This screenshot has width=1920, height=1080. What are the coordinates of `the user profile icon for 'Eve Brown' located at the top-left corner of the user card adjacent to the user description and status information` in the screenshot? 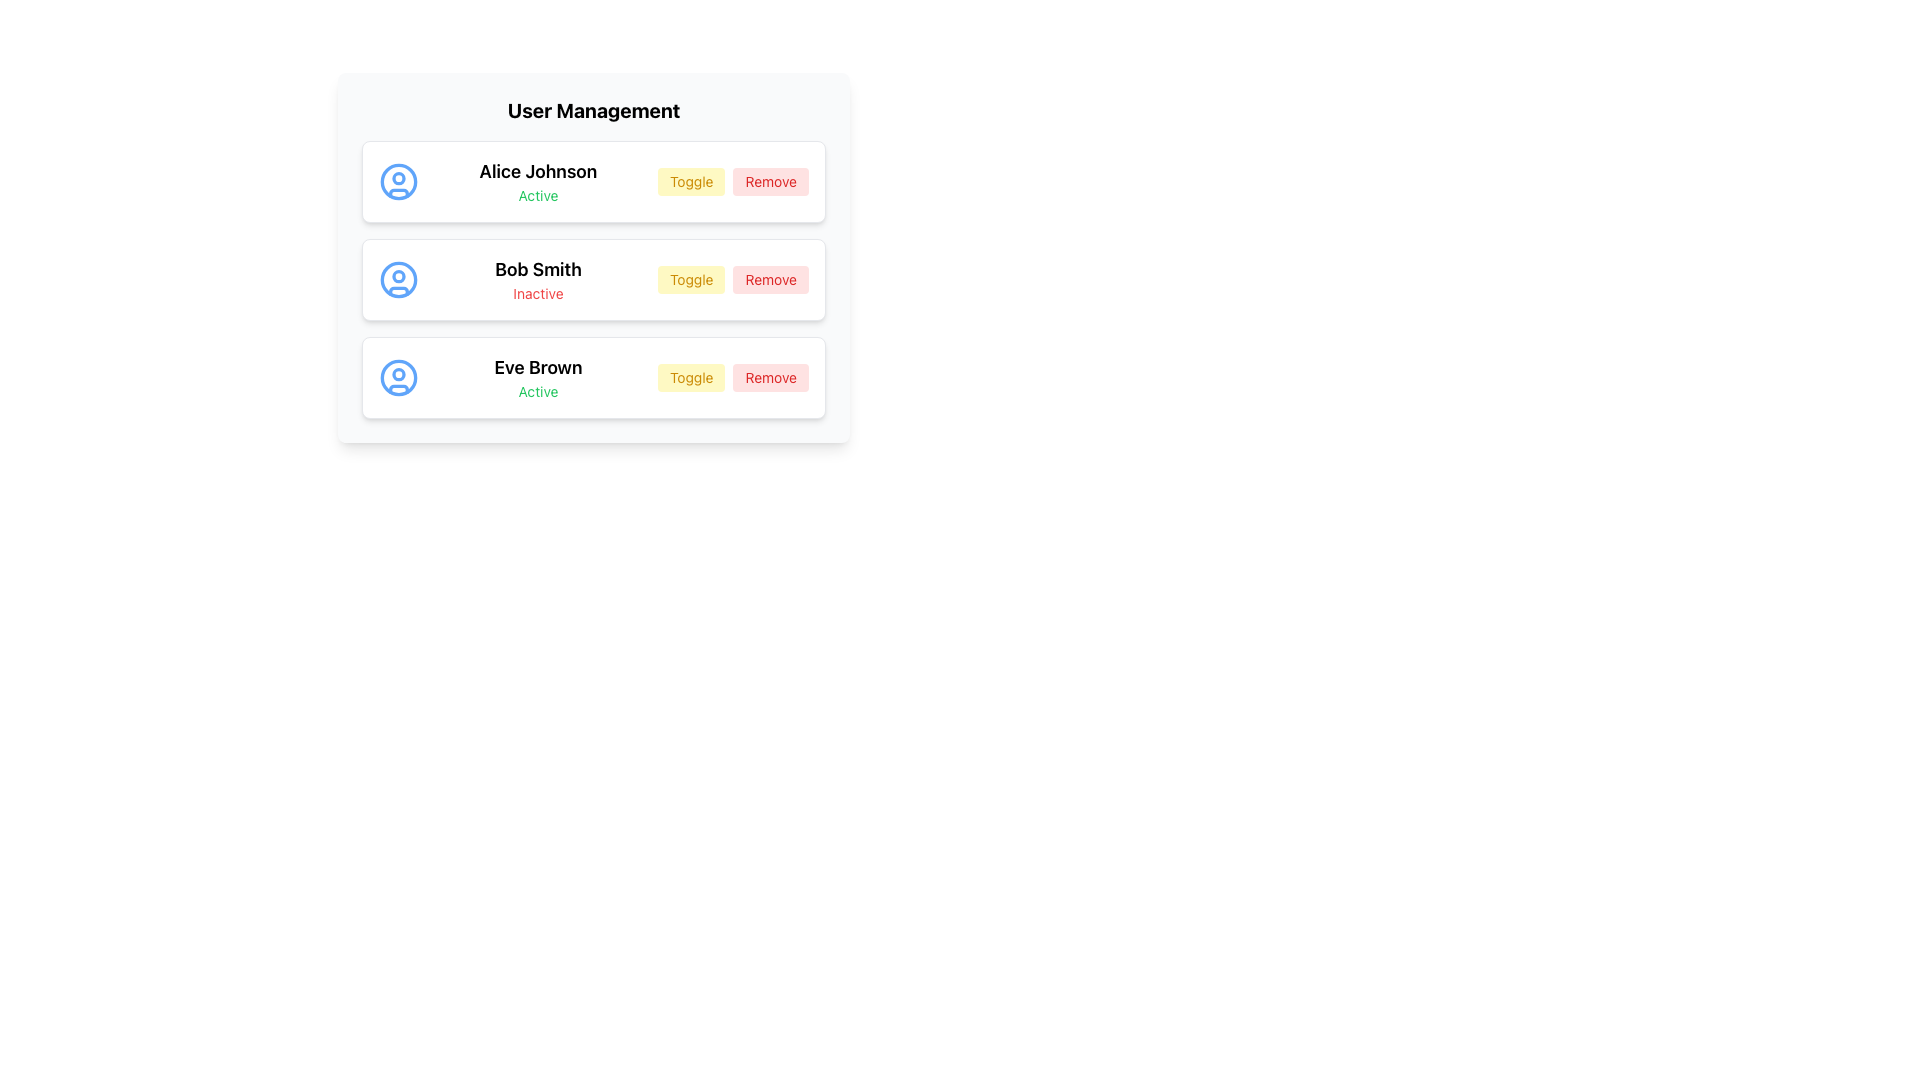 It's located at (398, 378).